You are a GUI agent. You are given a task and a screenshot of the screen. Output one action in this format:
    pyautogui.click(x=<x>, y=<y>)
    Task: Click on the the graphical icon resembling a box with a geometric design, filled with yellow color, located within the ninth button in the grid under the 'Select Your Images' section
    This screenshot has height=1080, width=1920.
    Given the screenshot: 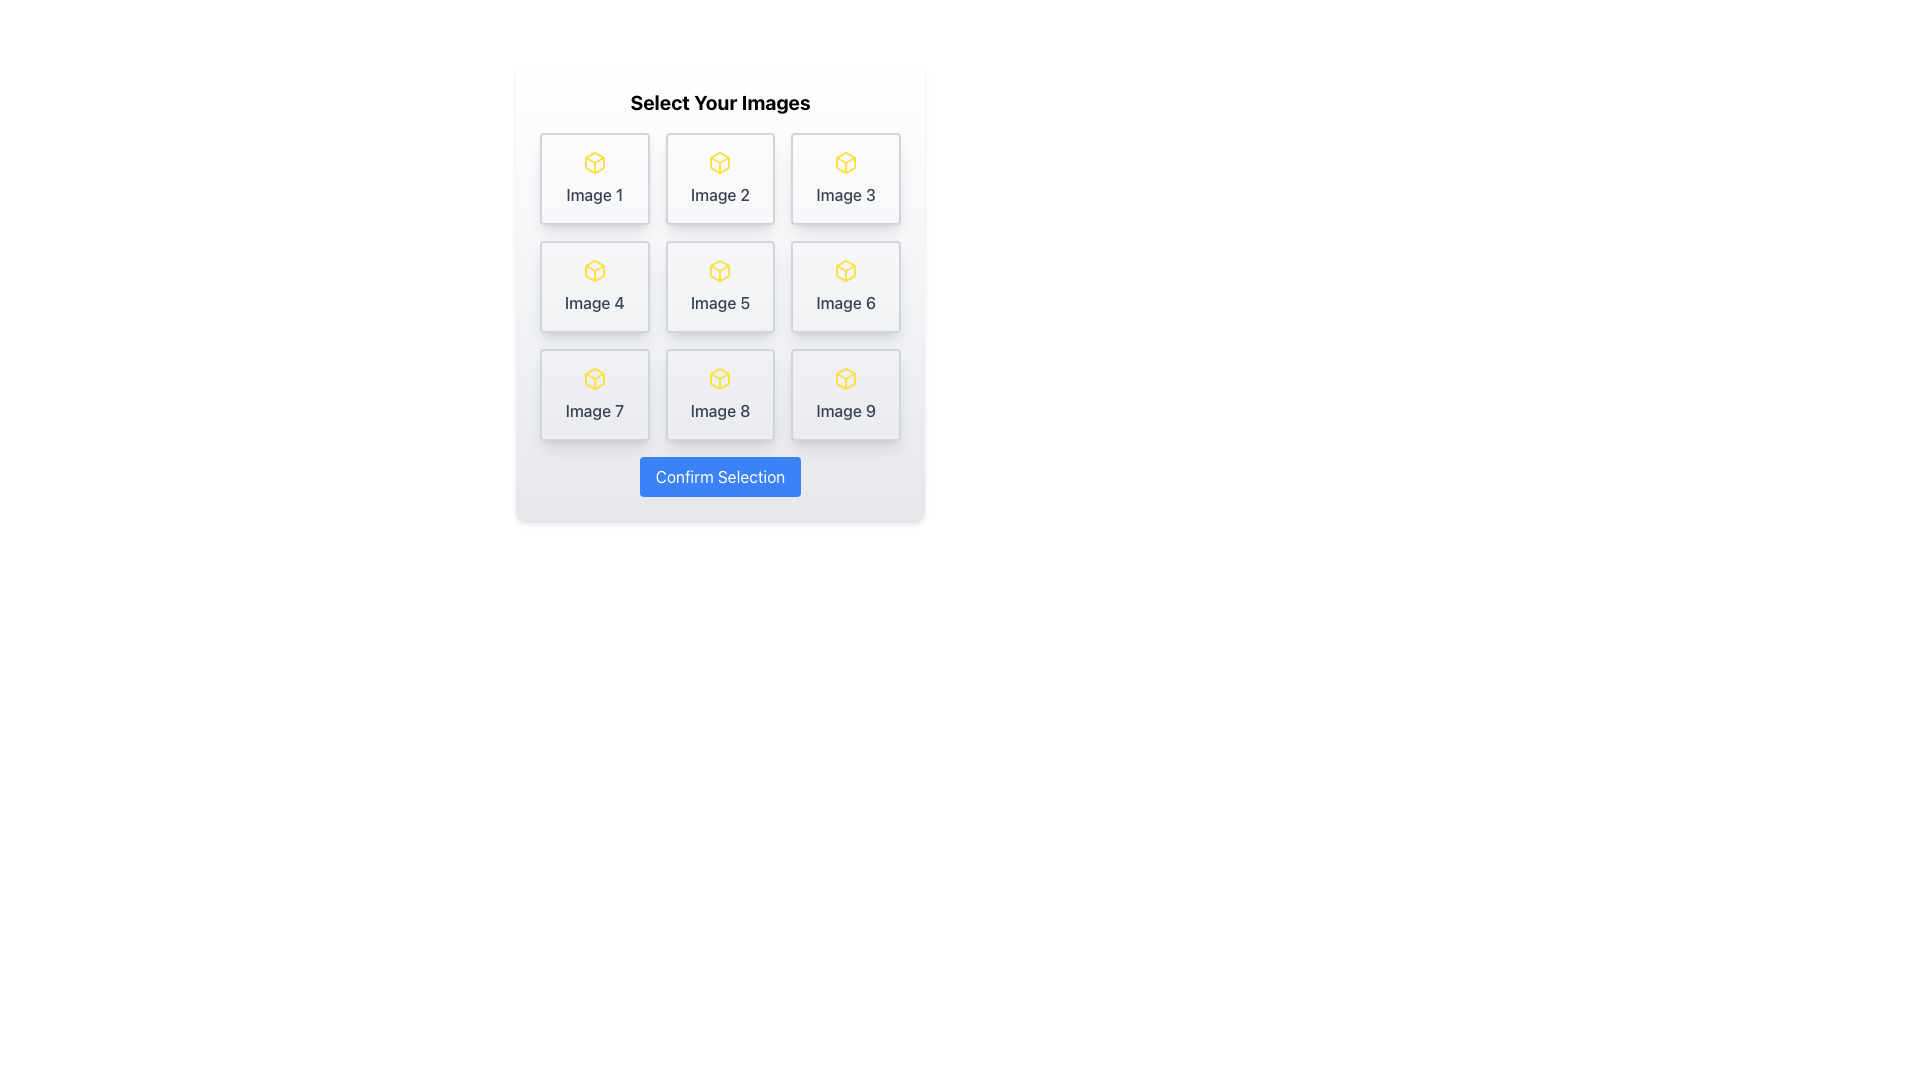 What is the action you would take?
    pyautogui.click(x=846, y=378)
    